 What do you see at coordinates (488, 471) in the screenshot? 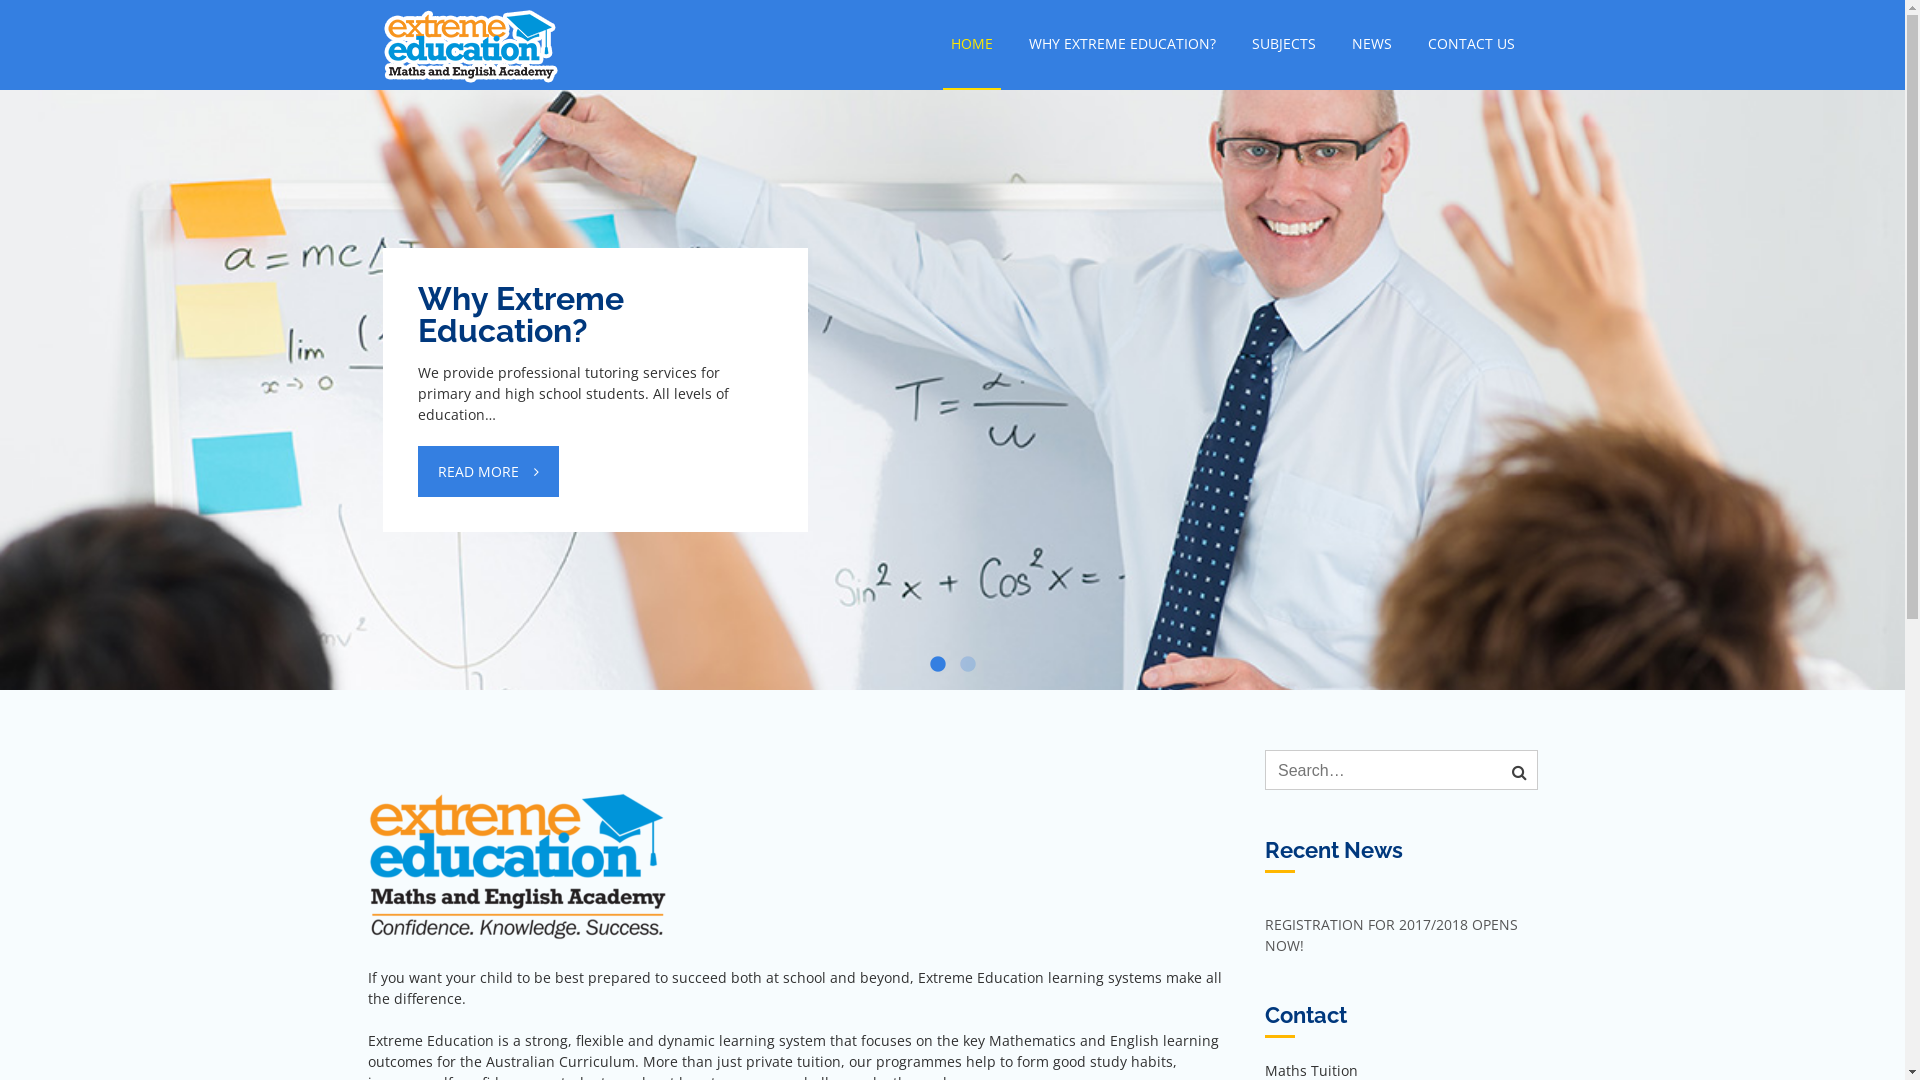
I see `'READ MORE'` at bounding box center [488, 471].